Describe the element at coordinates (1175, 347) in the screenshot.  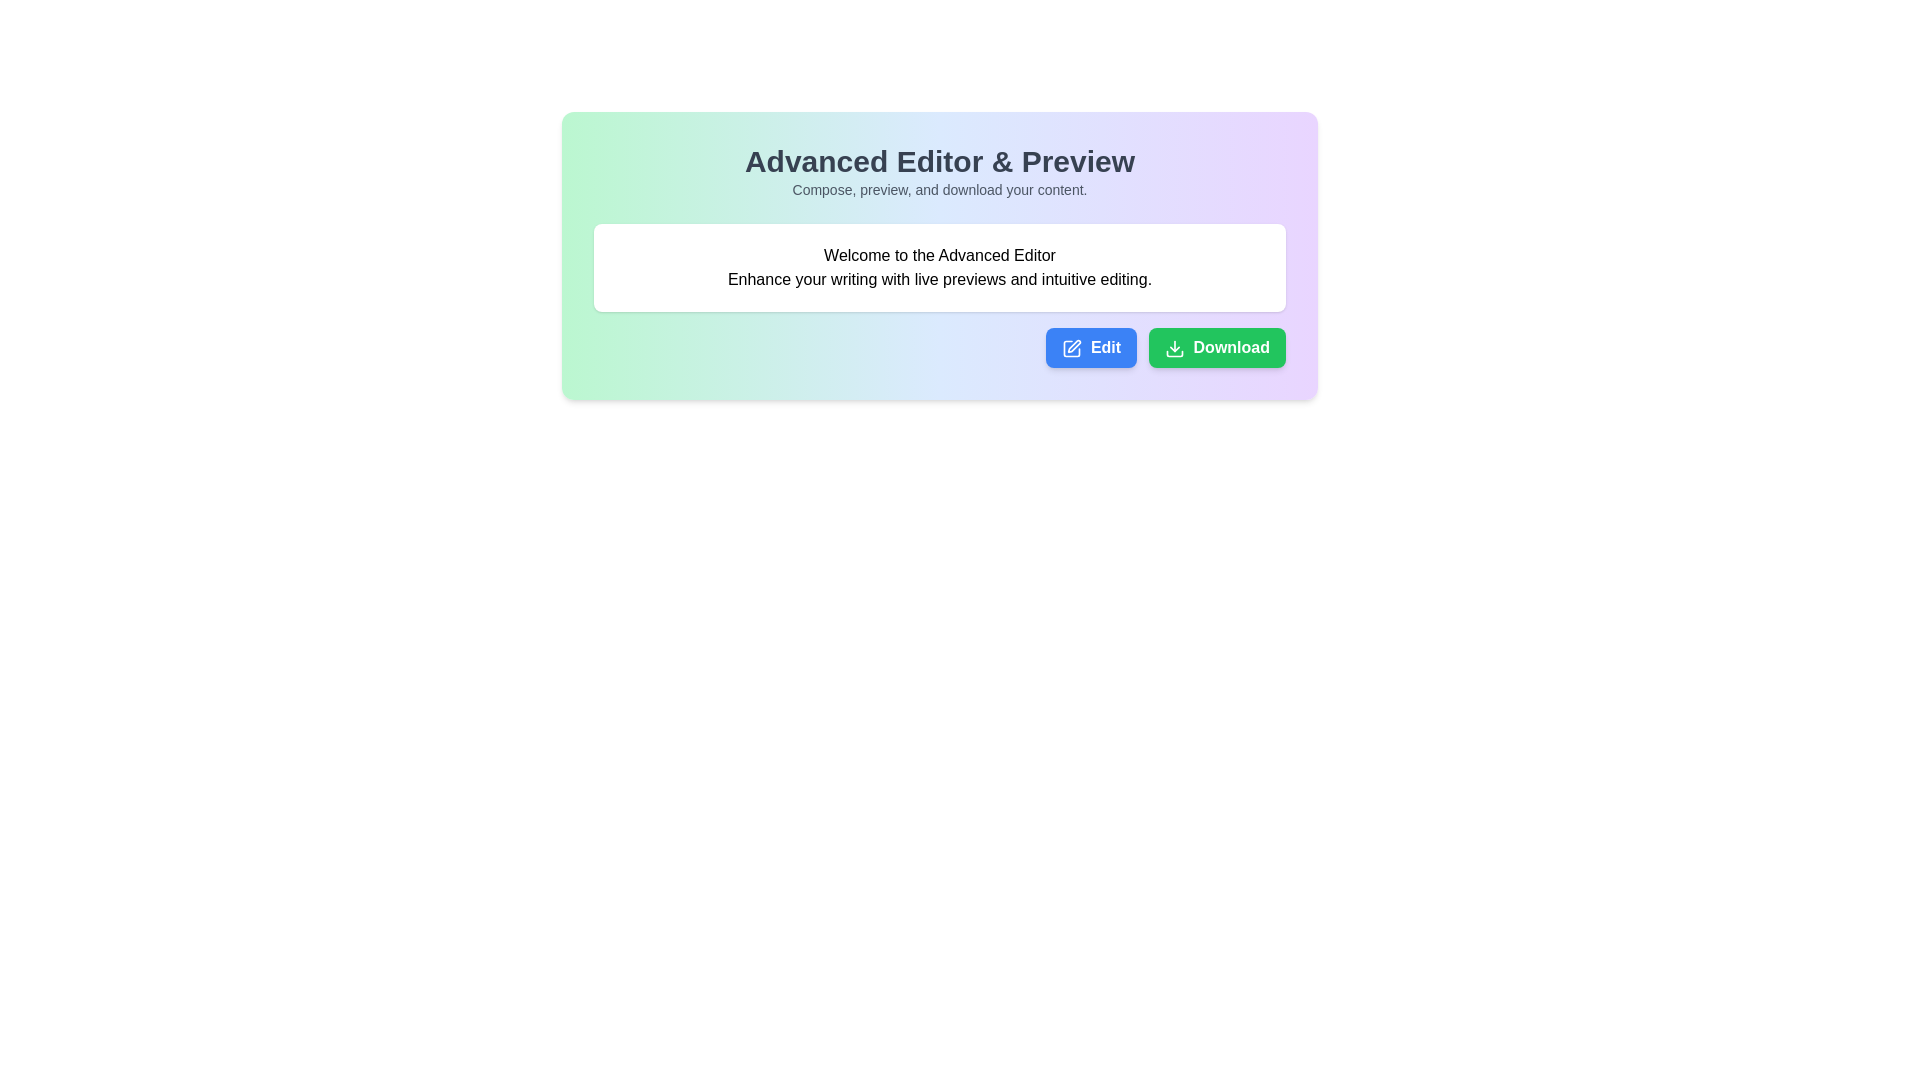
I see `the green 'Download' button containing the white download SVG icon to initiate the download action` at that location.